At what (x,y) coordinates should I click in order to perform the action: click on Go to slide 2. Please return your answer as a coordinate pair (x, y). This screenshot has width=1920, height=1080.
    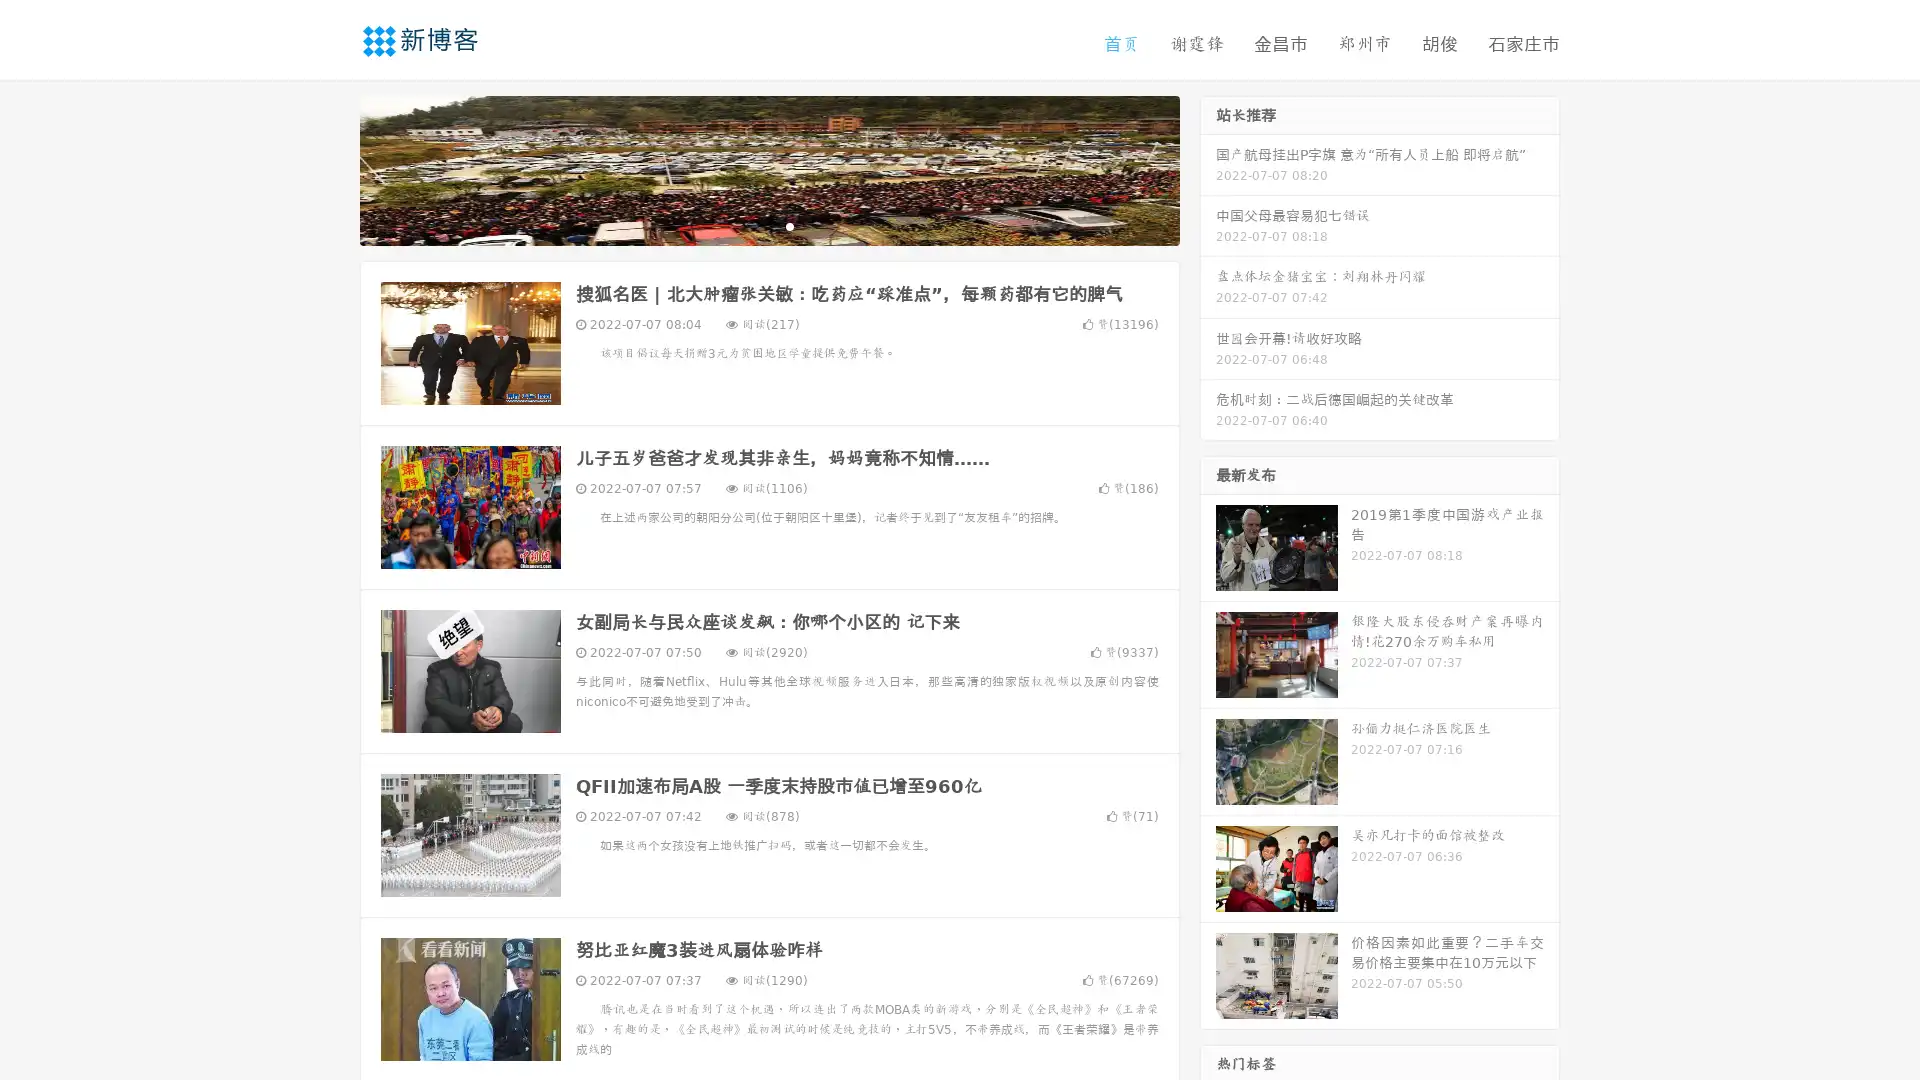
    Looking at the image, I should click on (768, 225).